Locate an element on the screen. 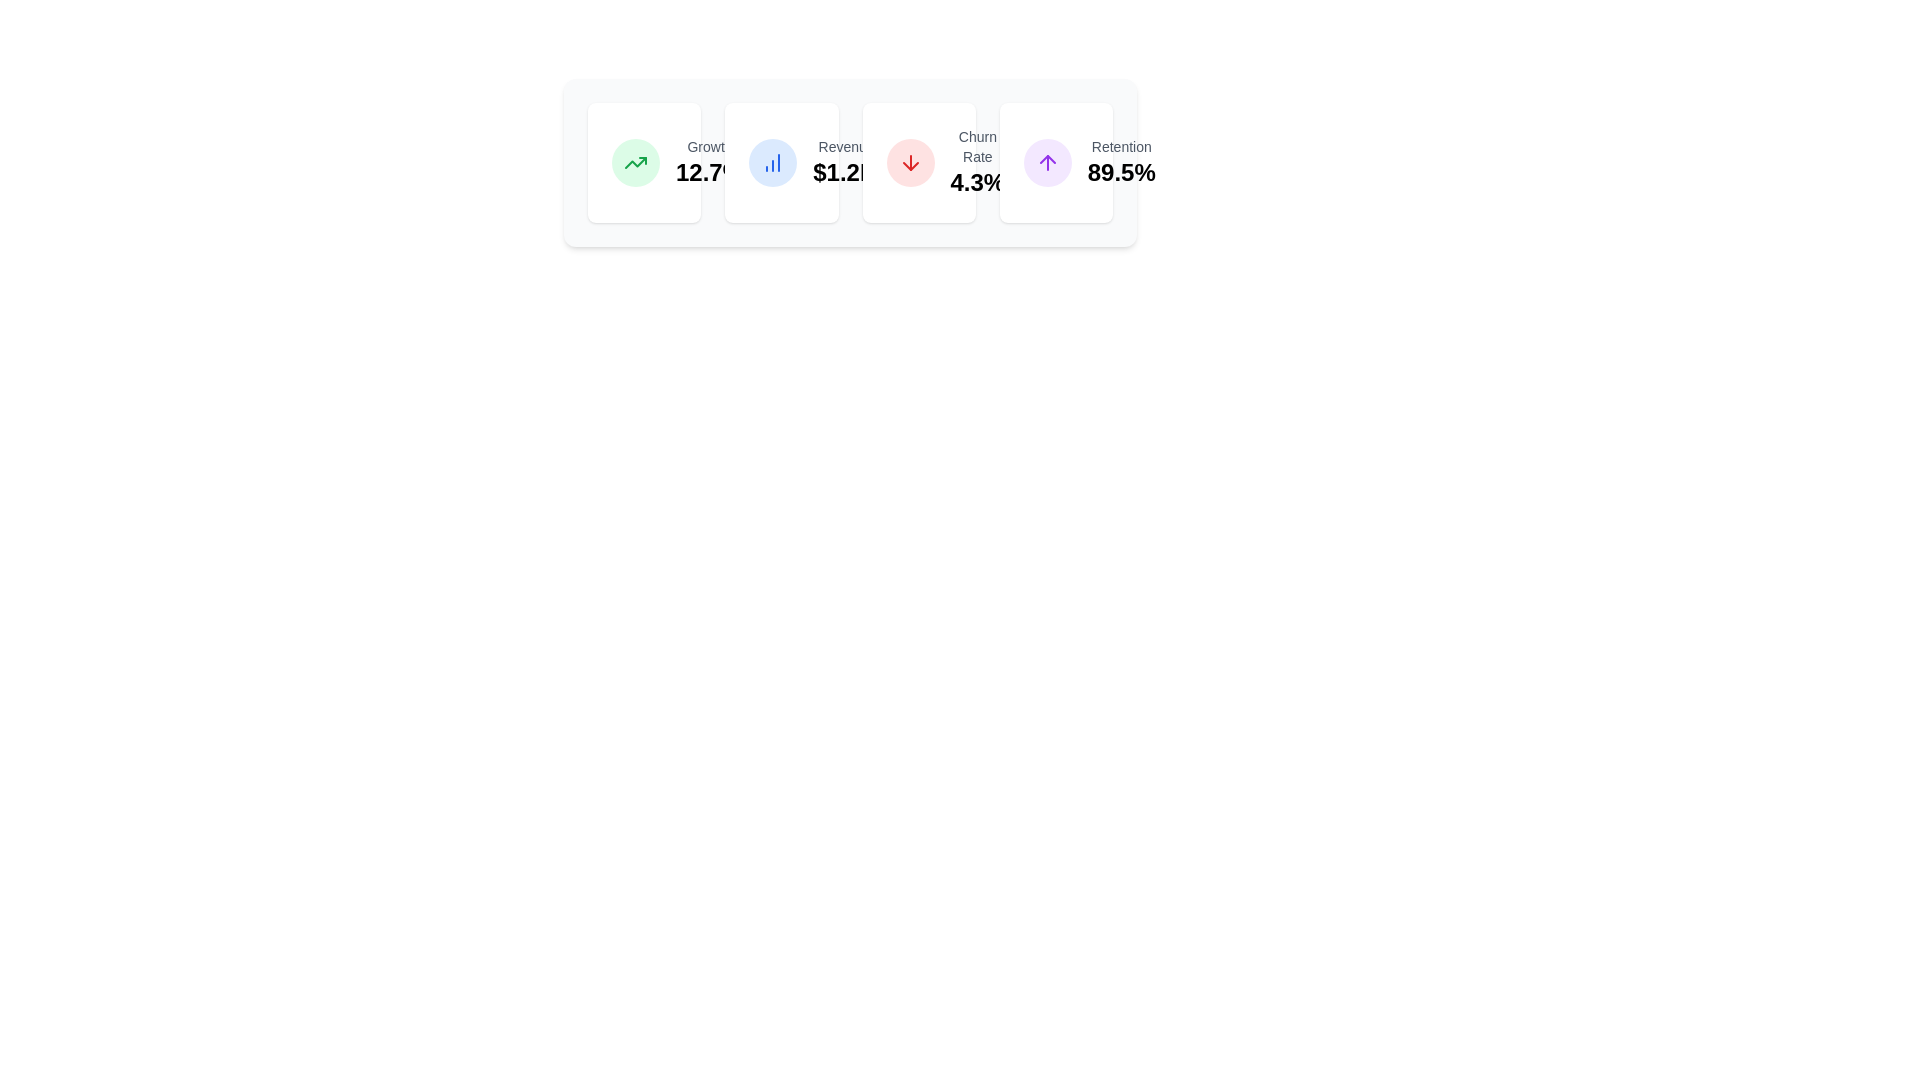  the downward-pointing red arrow icon located at the top of the Churn Rate card, which has a circular light-red background is located at coordinates (909, 161).